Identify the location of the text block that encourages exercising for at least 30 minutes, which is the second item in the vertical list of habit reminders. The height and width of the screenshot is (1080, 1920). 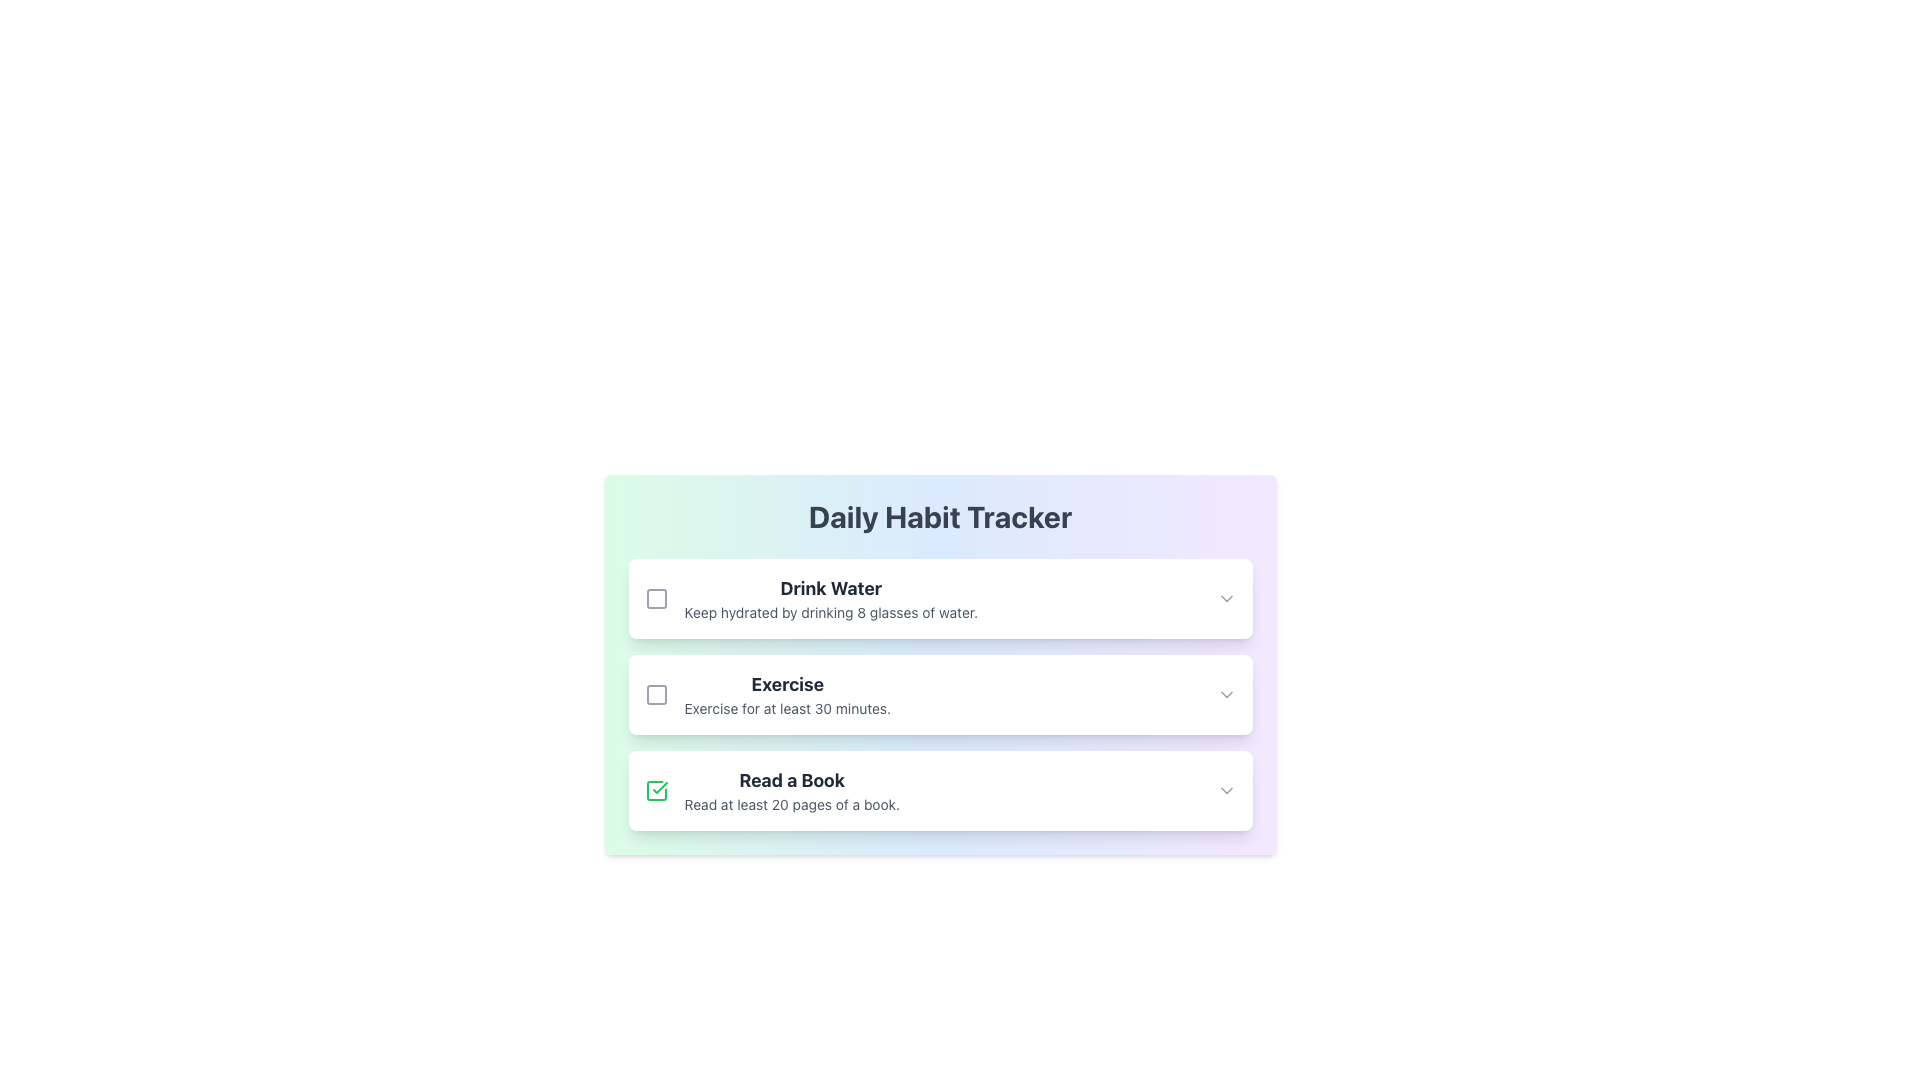
(786, 693).